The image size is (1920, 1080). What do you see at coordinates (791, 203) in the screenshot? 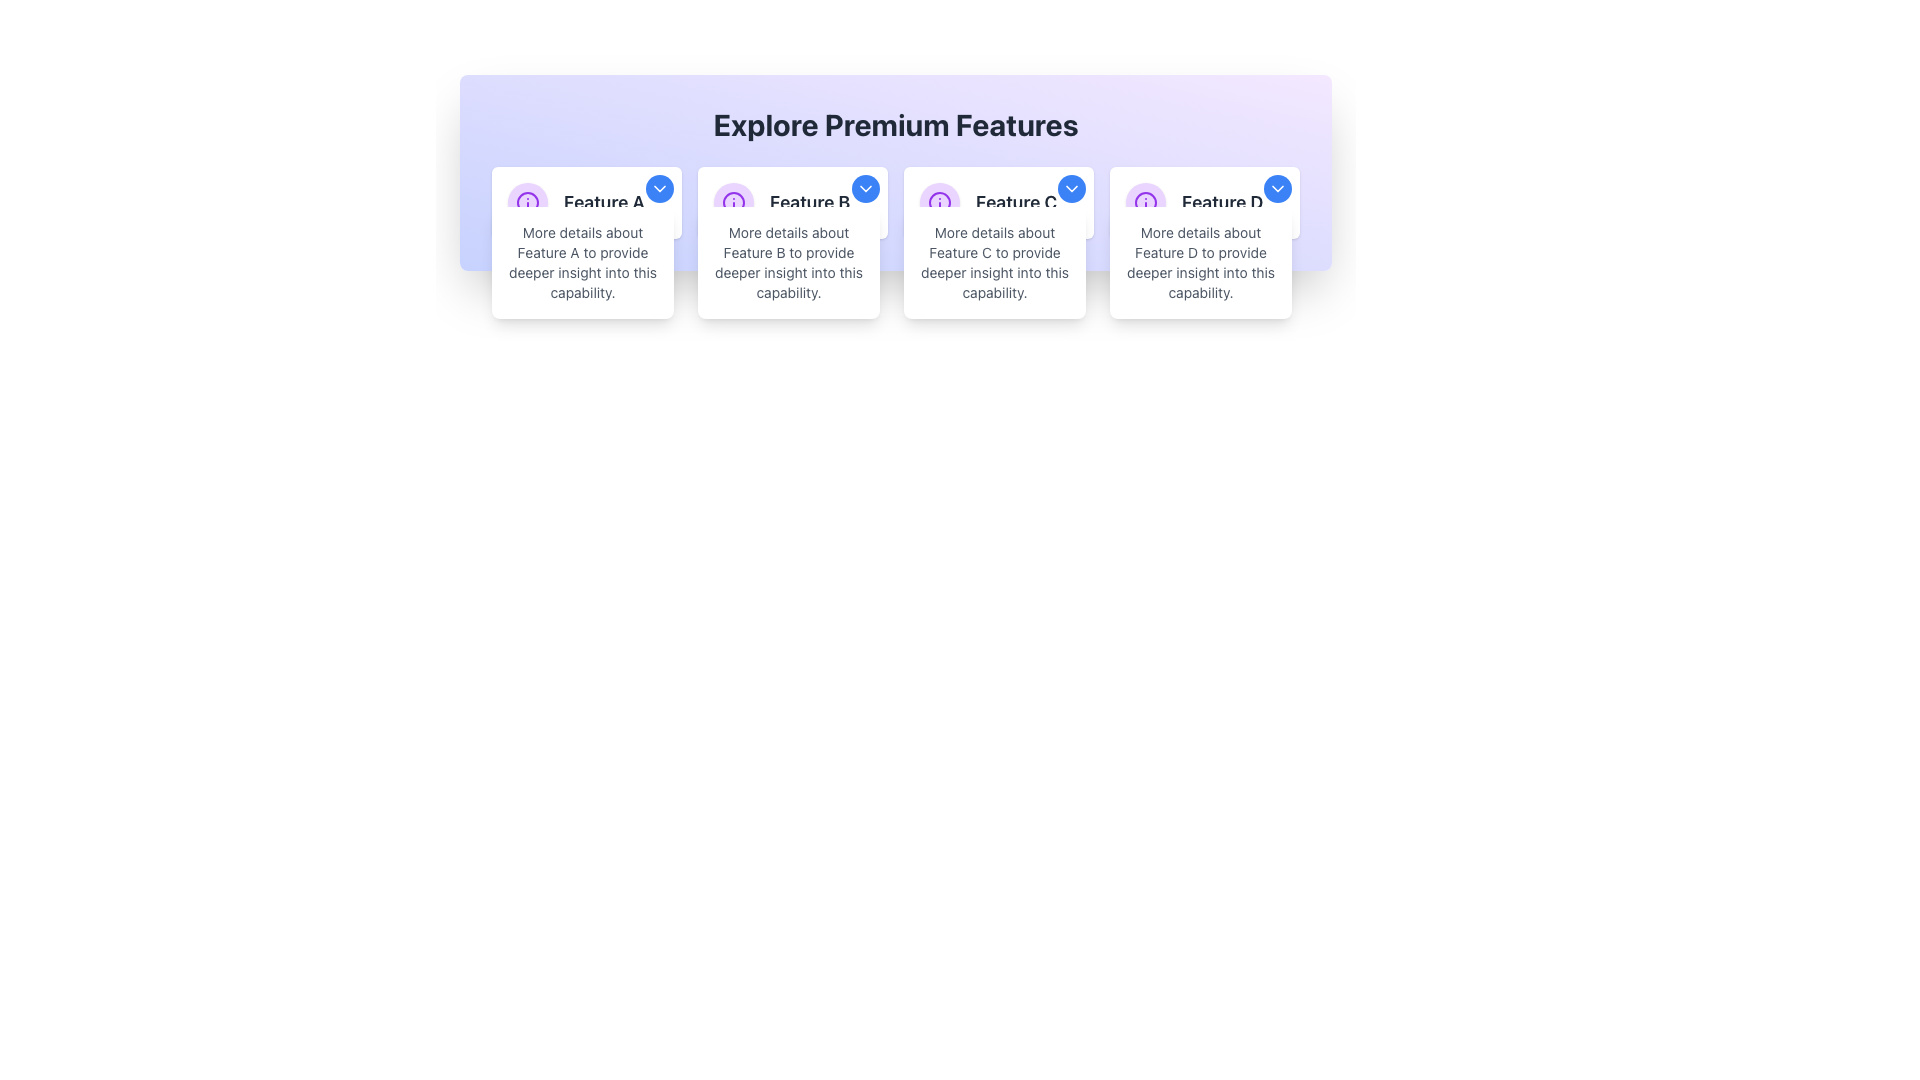
I see `the static text element titled 'Feature B' located in the second card of a horizontal layout, which is positioned below a lavender icon and to the left of a blue badge` at bounding box center [791, 203].